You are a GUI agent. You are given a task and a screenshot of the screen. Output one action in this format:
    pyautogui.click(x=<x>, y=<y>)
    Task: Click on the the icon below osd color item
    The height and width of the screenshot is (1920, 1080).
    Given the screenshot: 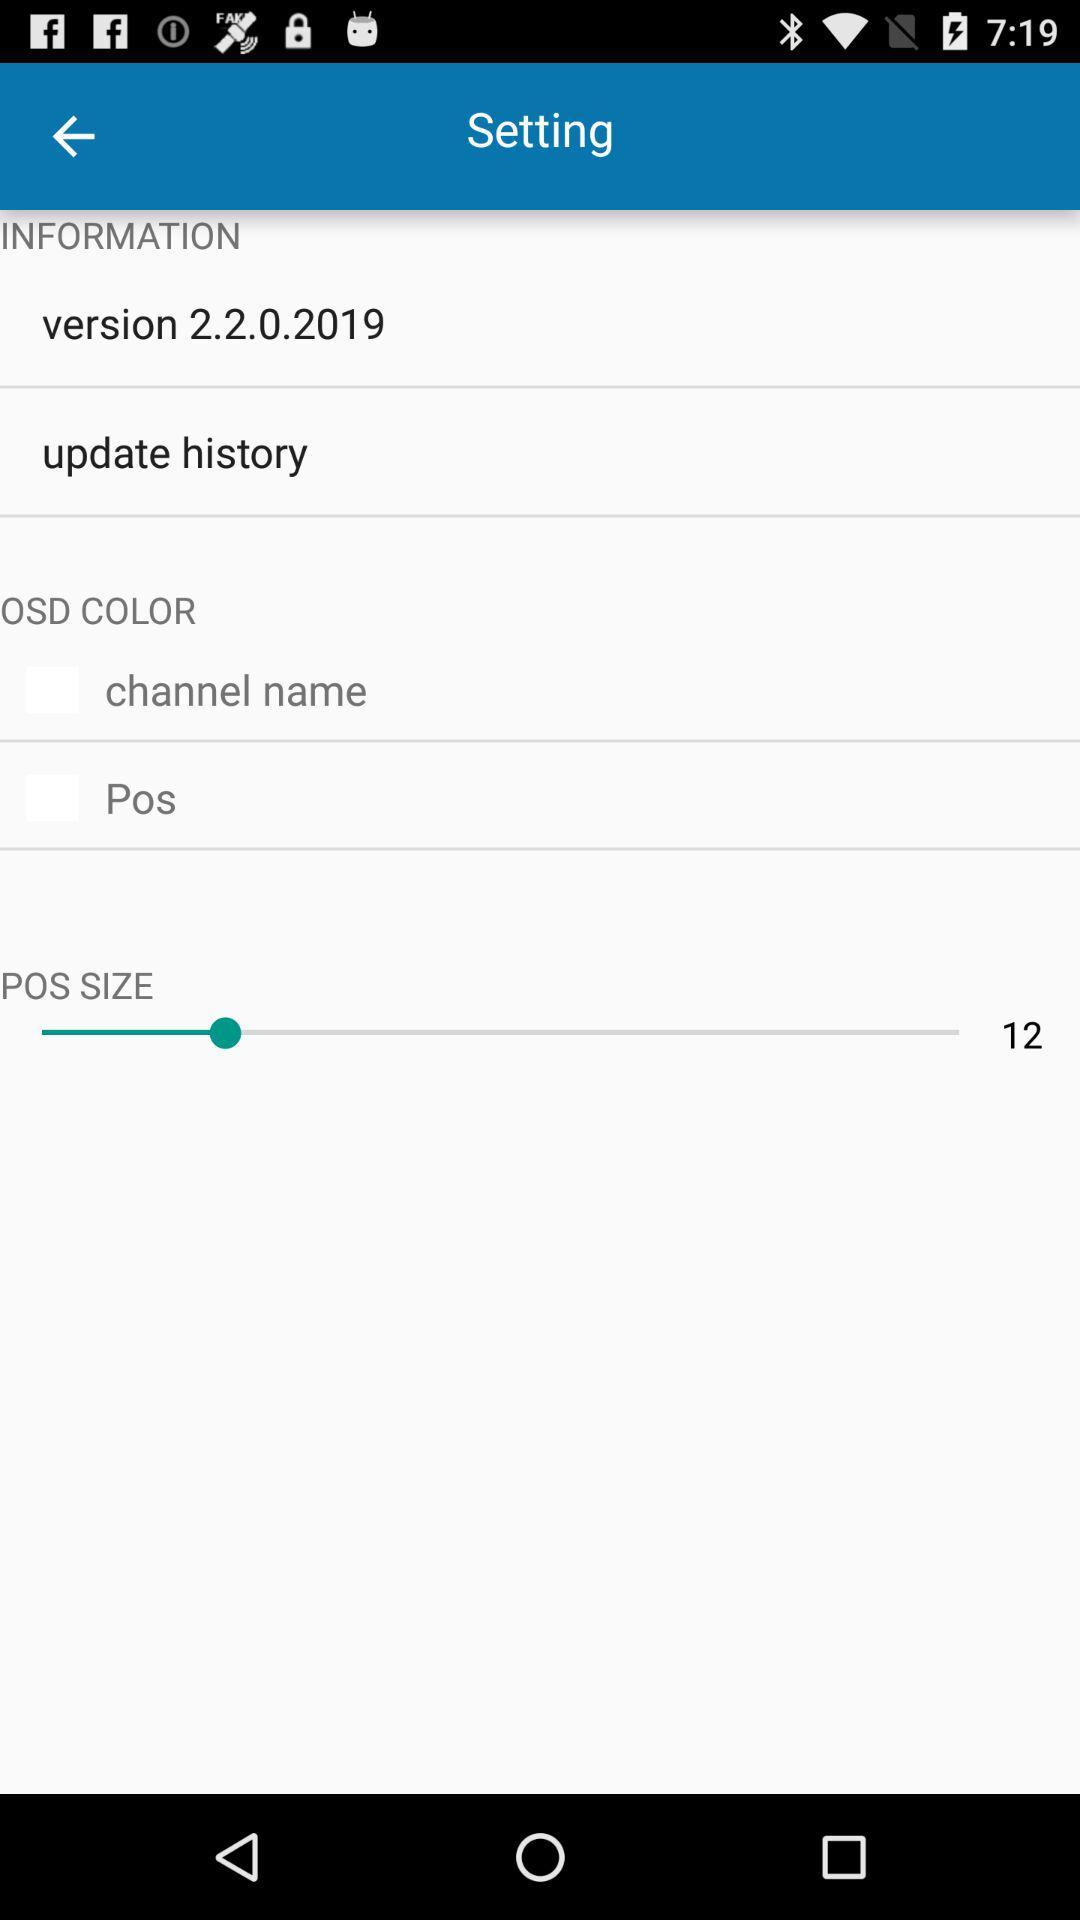 What is the action you would take?
    pyautogui.click(x=579, y=686)
    